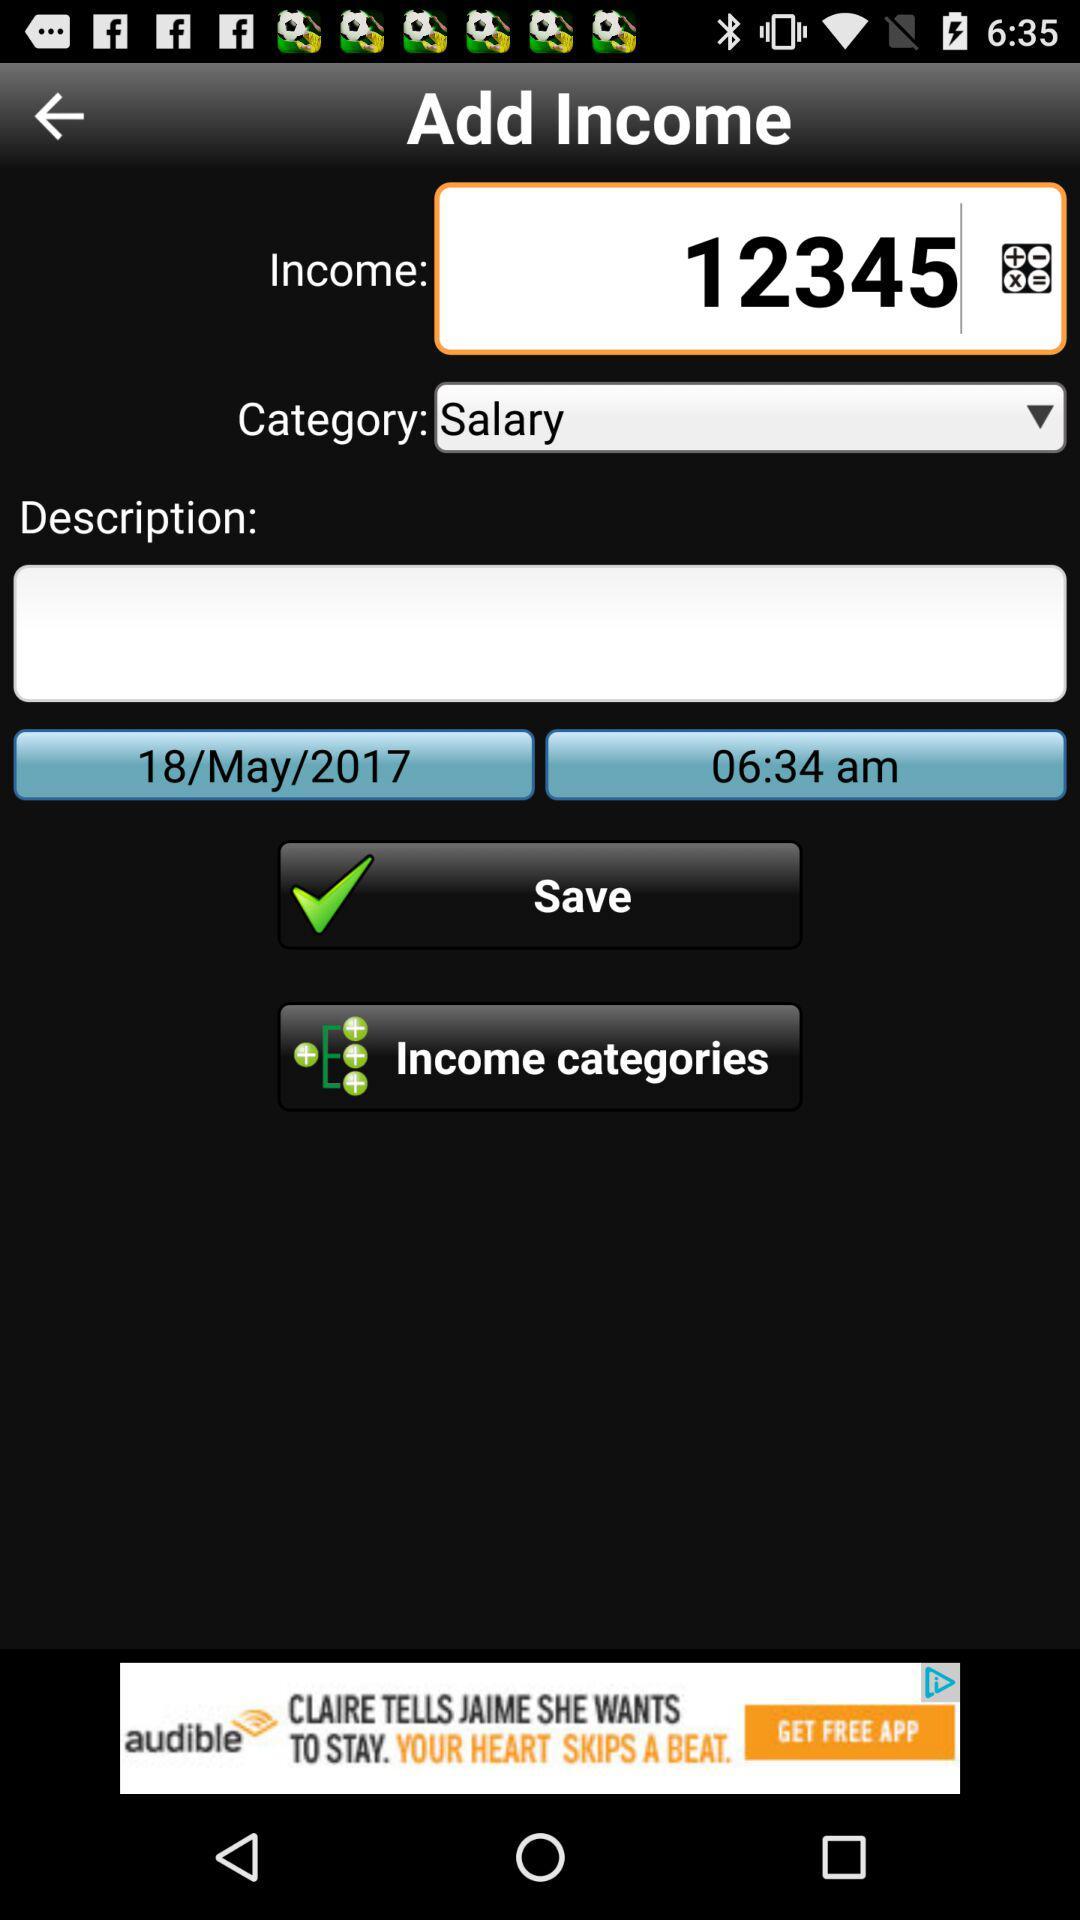 This screenshot has width=1080, height=1920. Describe the element at coordinates (540, 632) in the screenshot. I see `field for text description` at that location.